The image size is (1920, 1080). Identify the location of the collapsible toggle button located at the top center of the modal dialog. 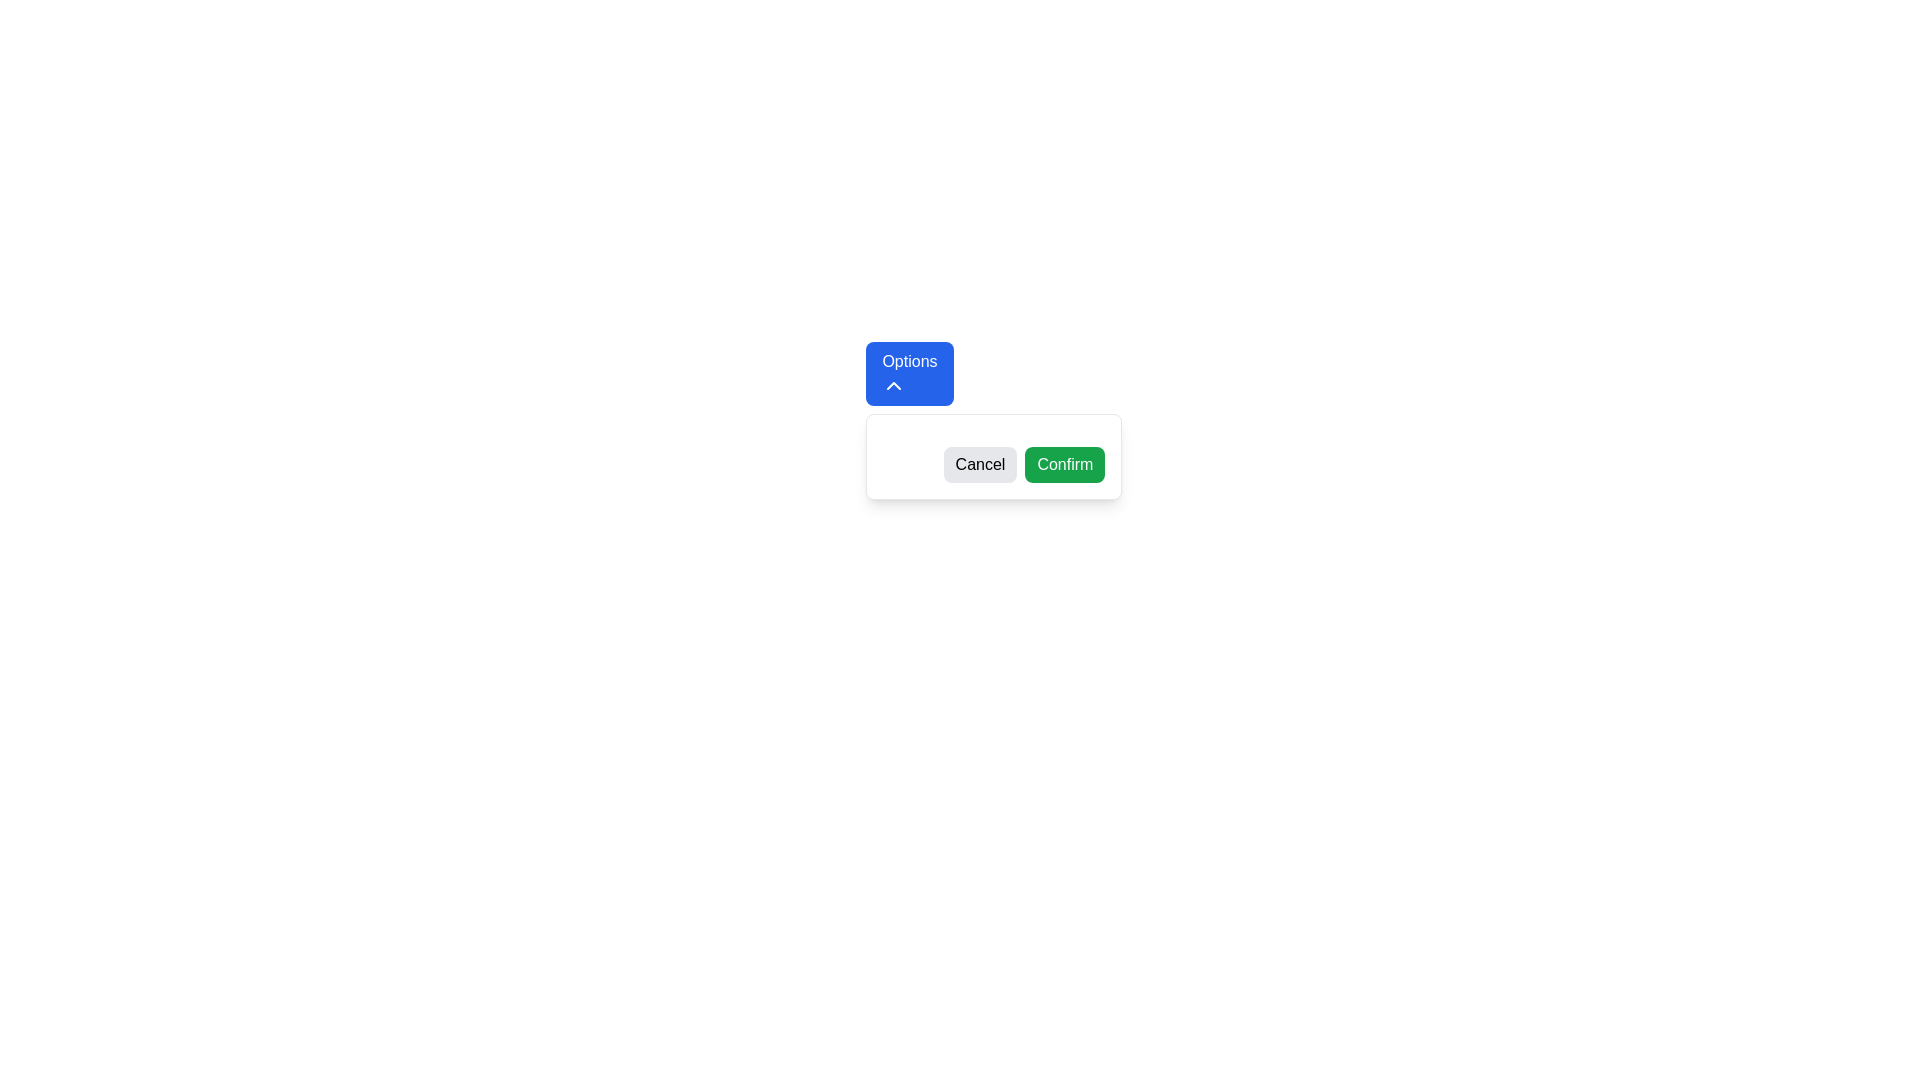
(909, 374).